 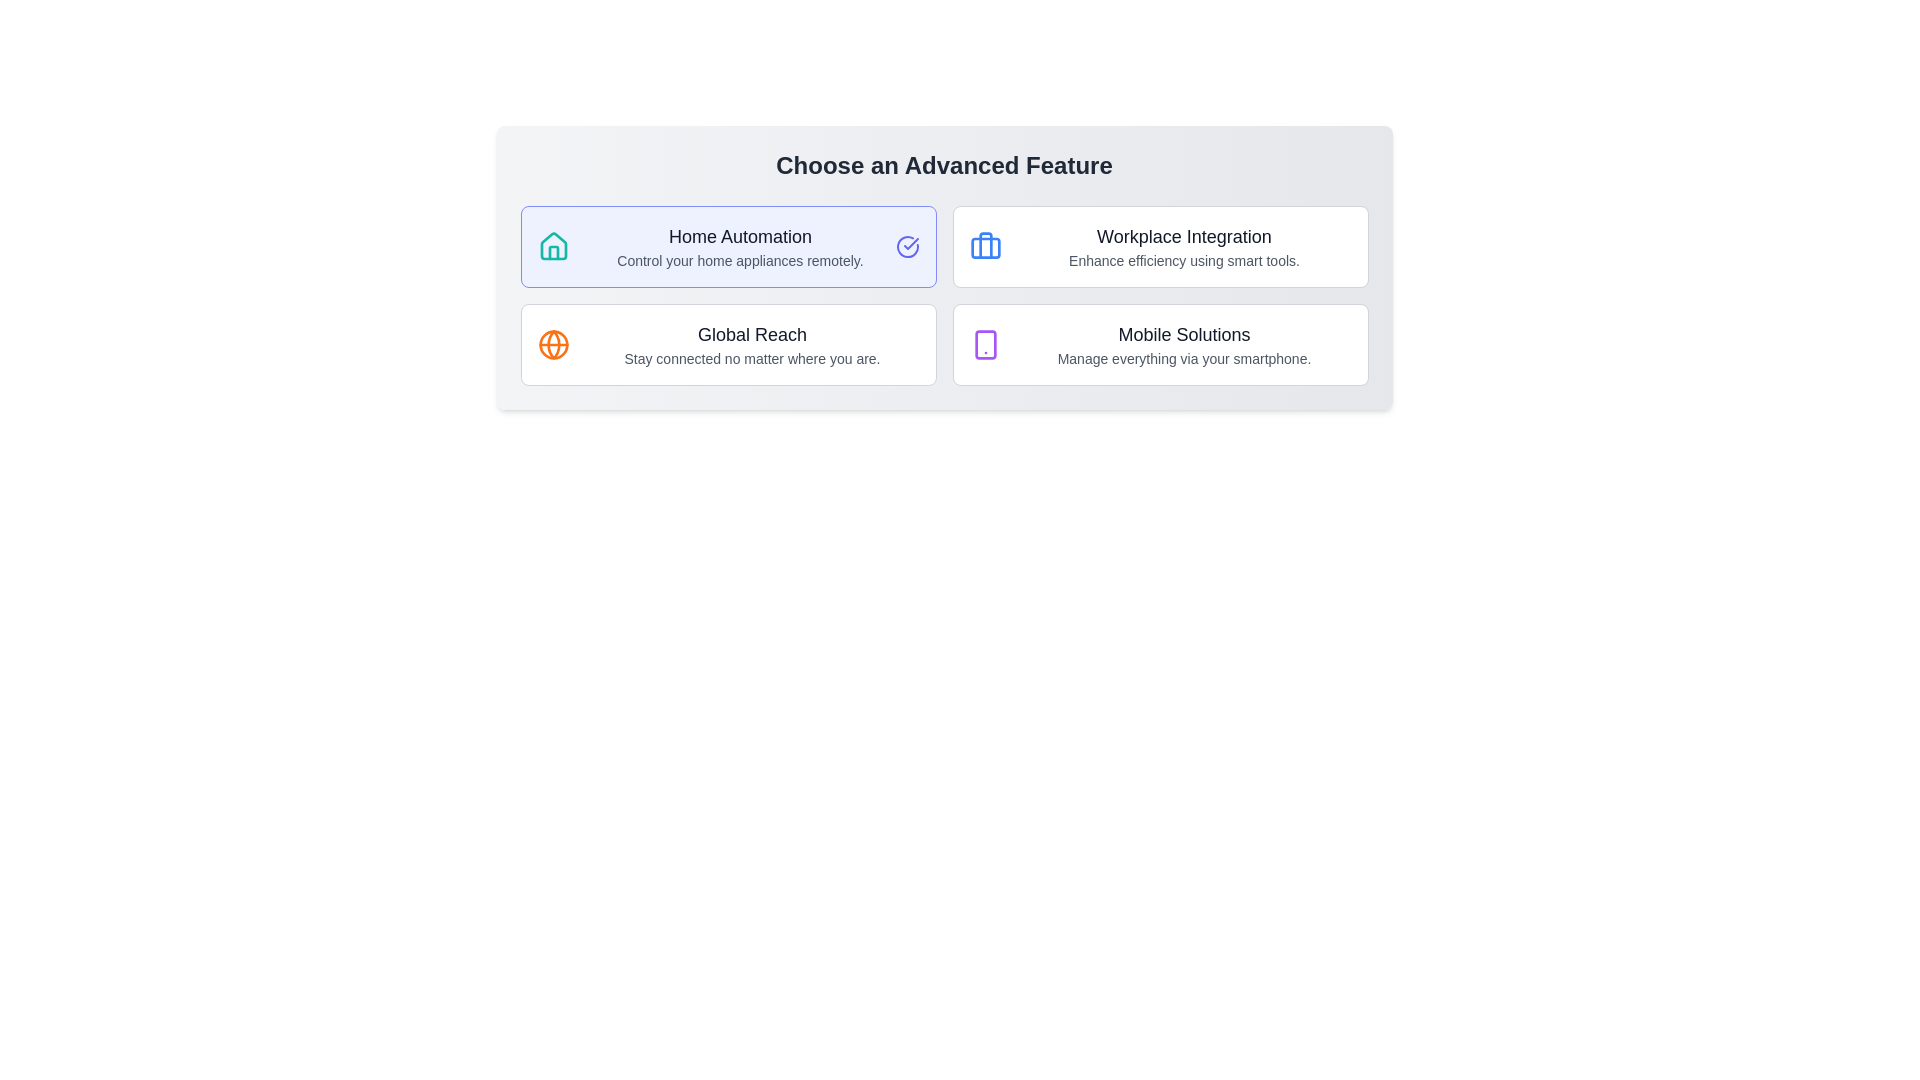 I want to click on the 'Mobile Solutions' card located in the lower-right quadrant of the grid, which displays a title and description text explaining its functionality, so click(x=1184, y=343).